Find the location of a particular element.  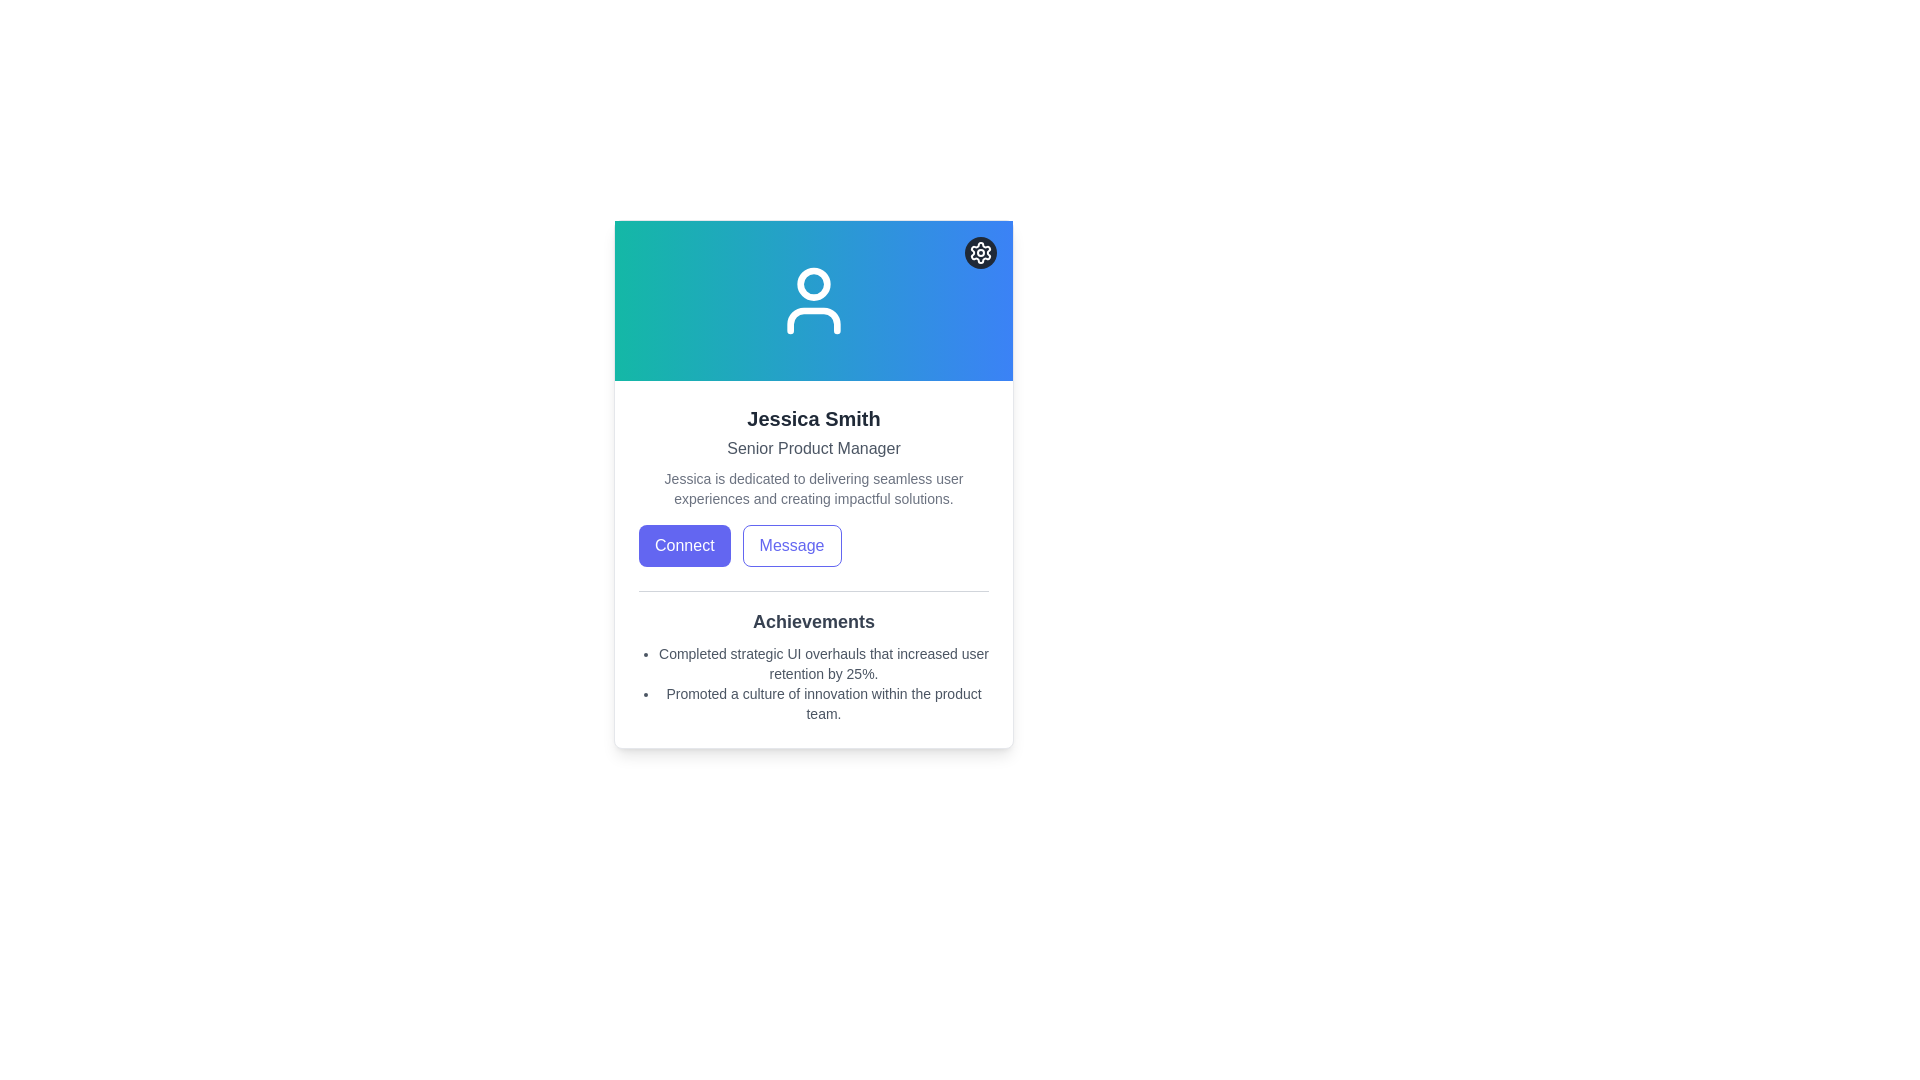

heading text label located above the bulleted list of accomplishments in the achievements section, which is horizontally centered in the card layout is located at coordinates (814, 620).